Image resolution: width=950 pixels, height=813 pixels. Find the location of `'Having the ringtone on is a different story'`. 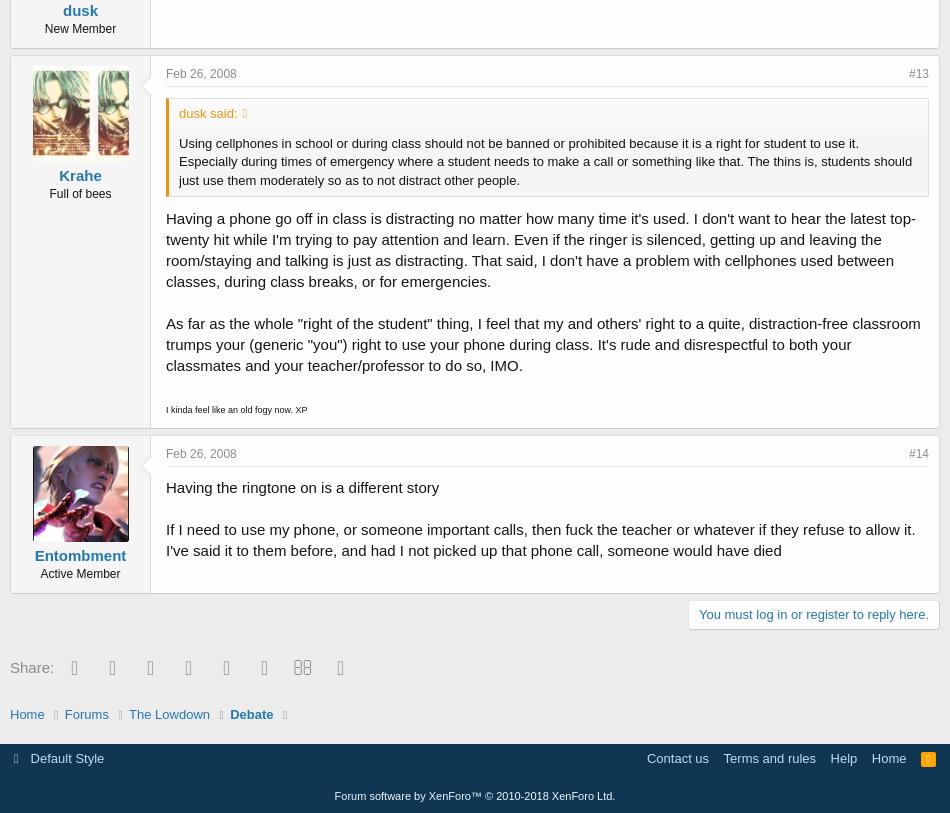

'Having the ringtone on is a different story' is located at coordinates (165, 486).